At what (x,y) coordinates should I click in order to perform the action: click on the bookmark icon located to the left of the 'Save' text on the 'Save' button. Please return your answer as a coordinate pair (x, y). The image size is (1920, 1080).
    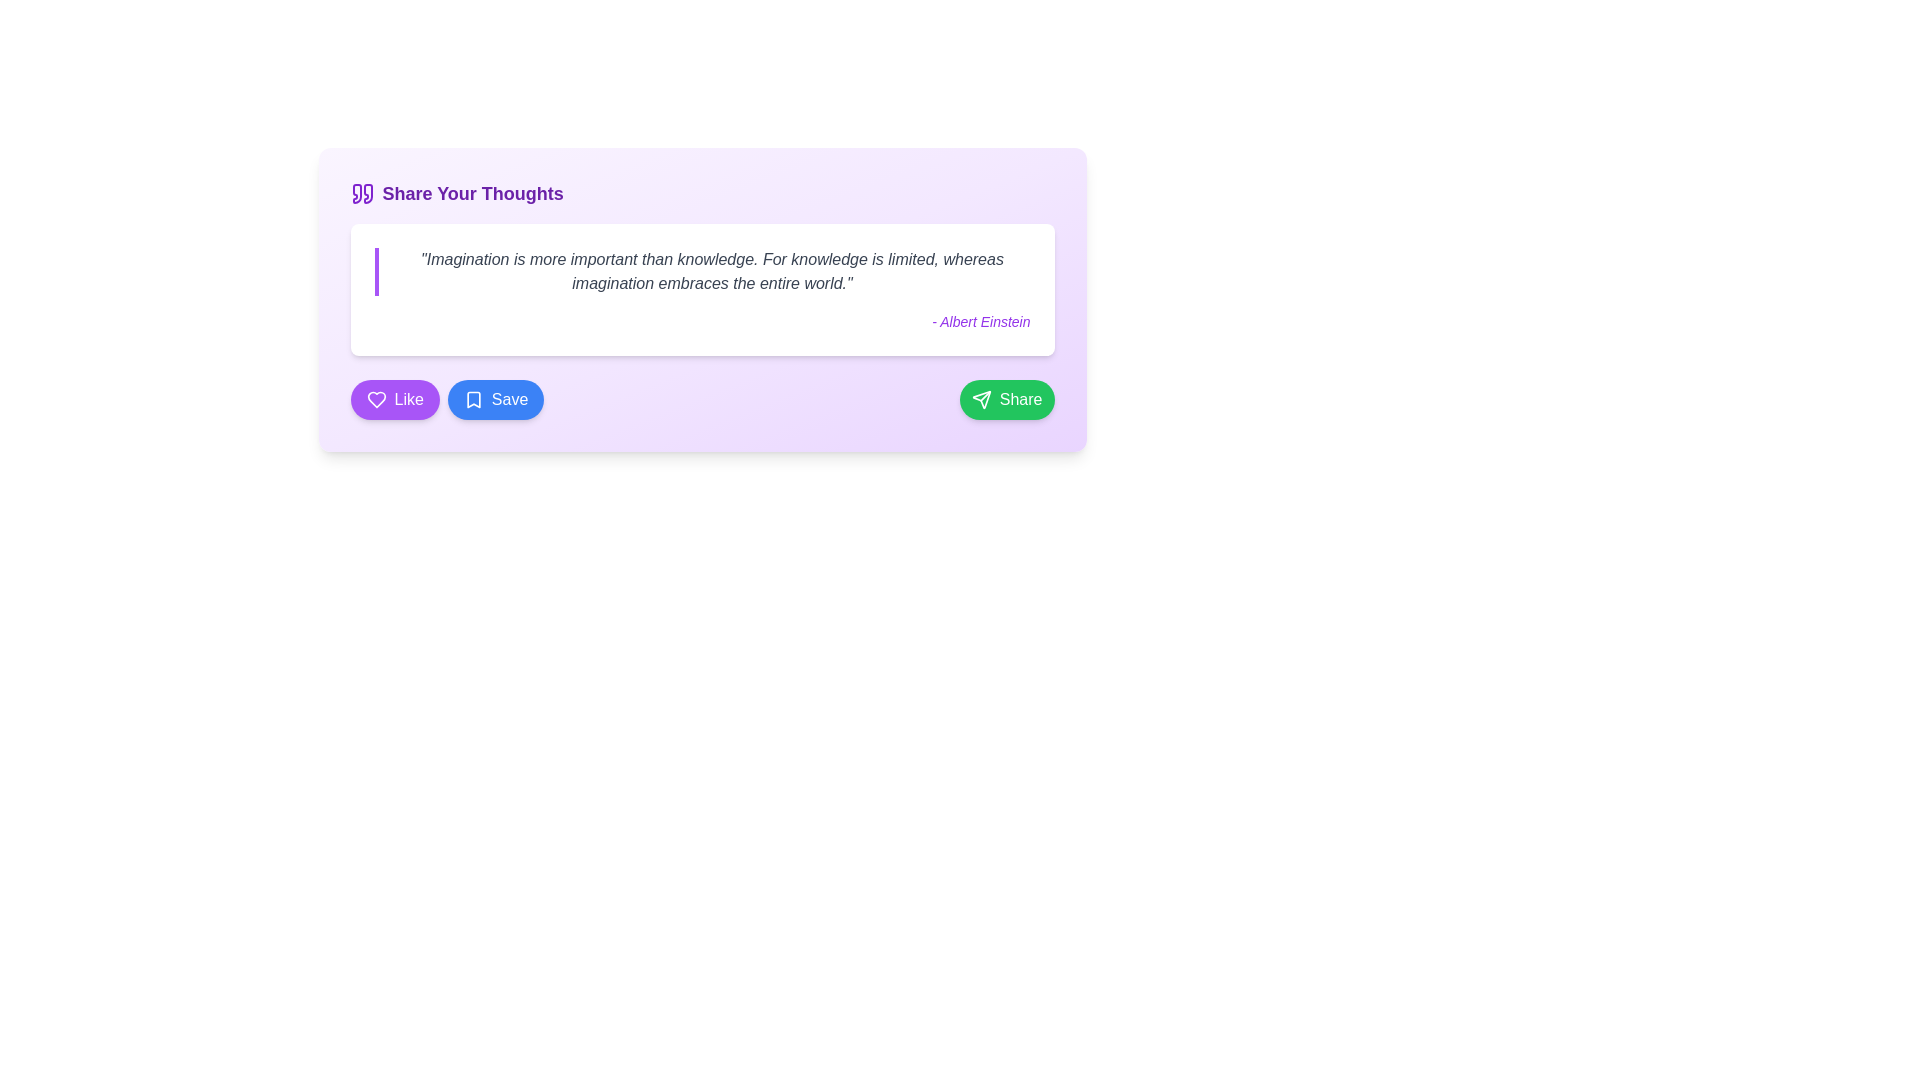
    Looking at the image, I should click on (472, 400).